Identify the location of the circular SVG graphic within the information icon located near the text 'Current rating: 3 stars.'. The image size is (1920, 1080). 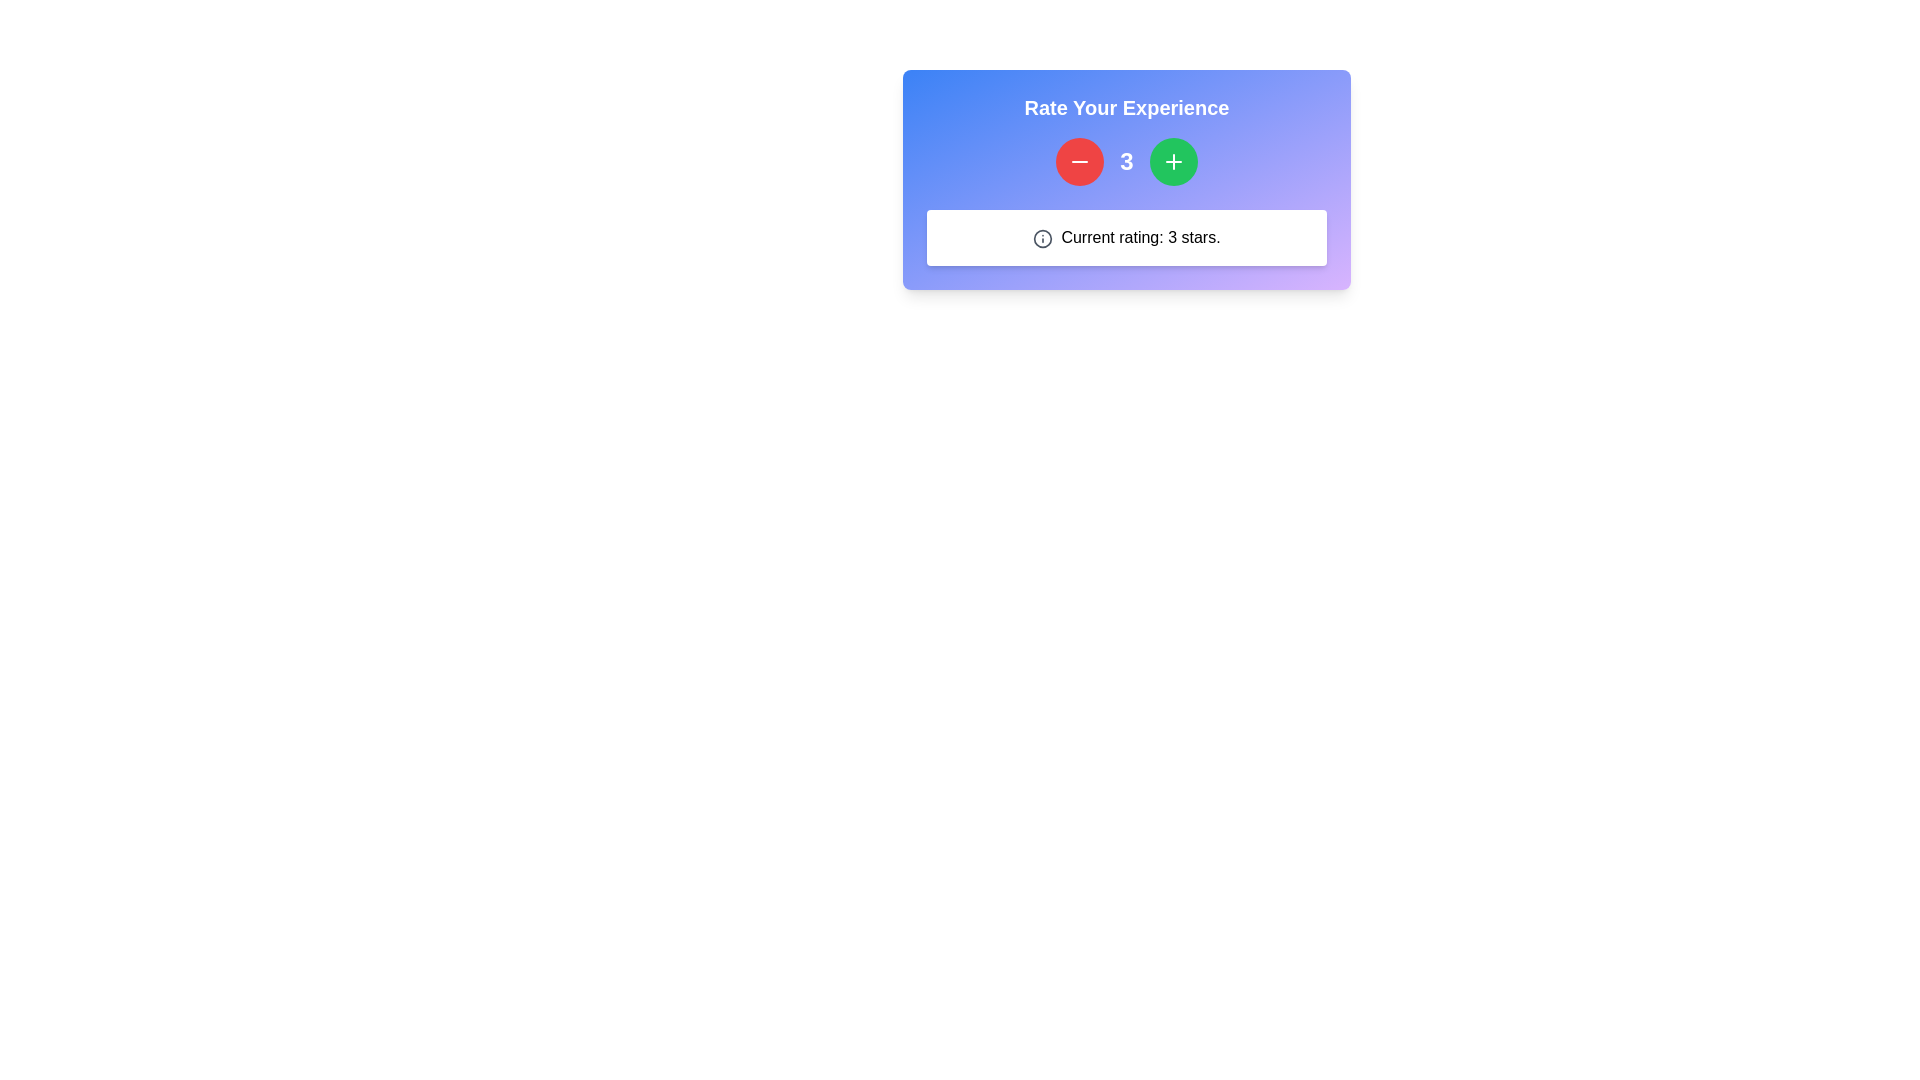
(1042, 237).